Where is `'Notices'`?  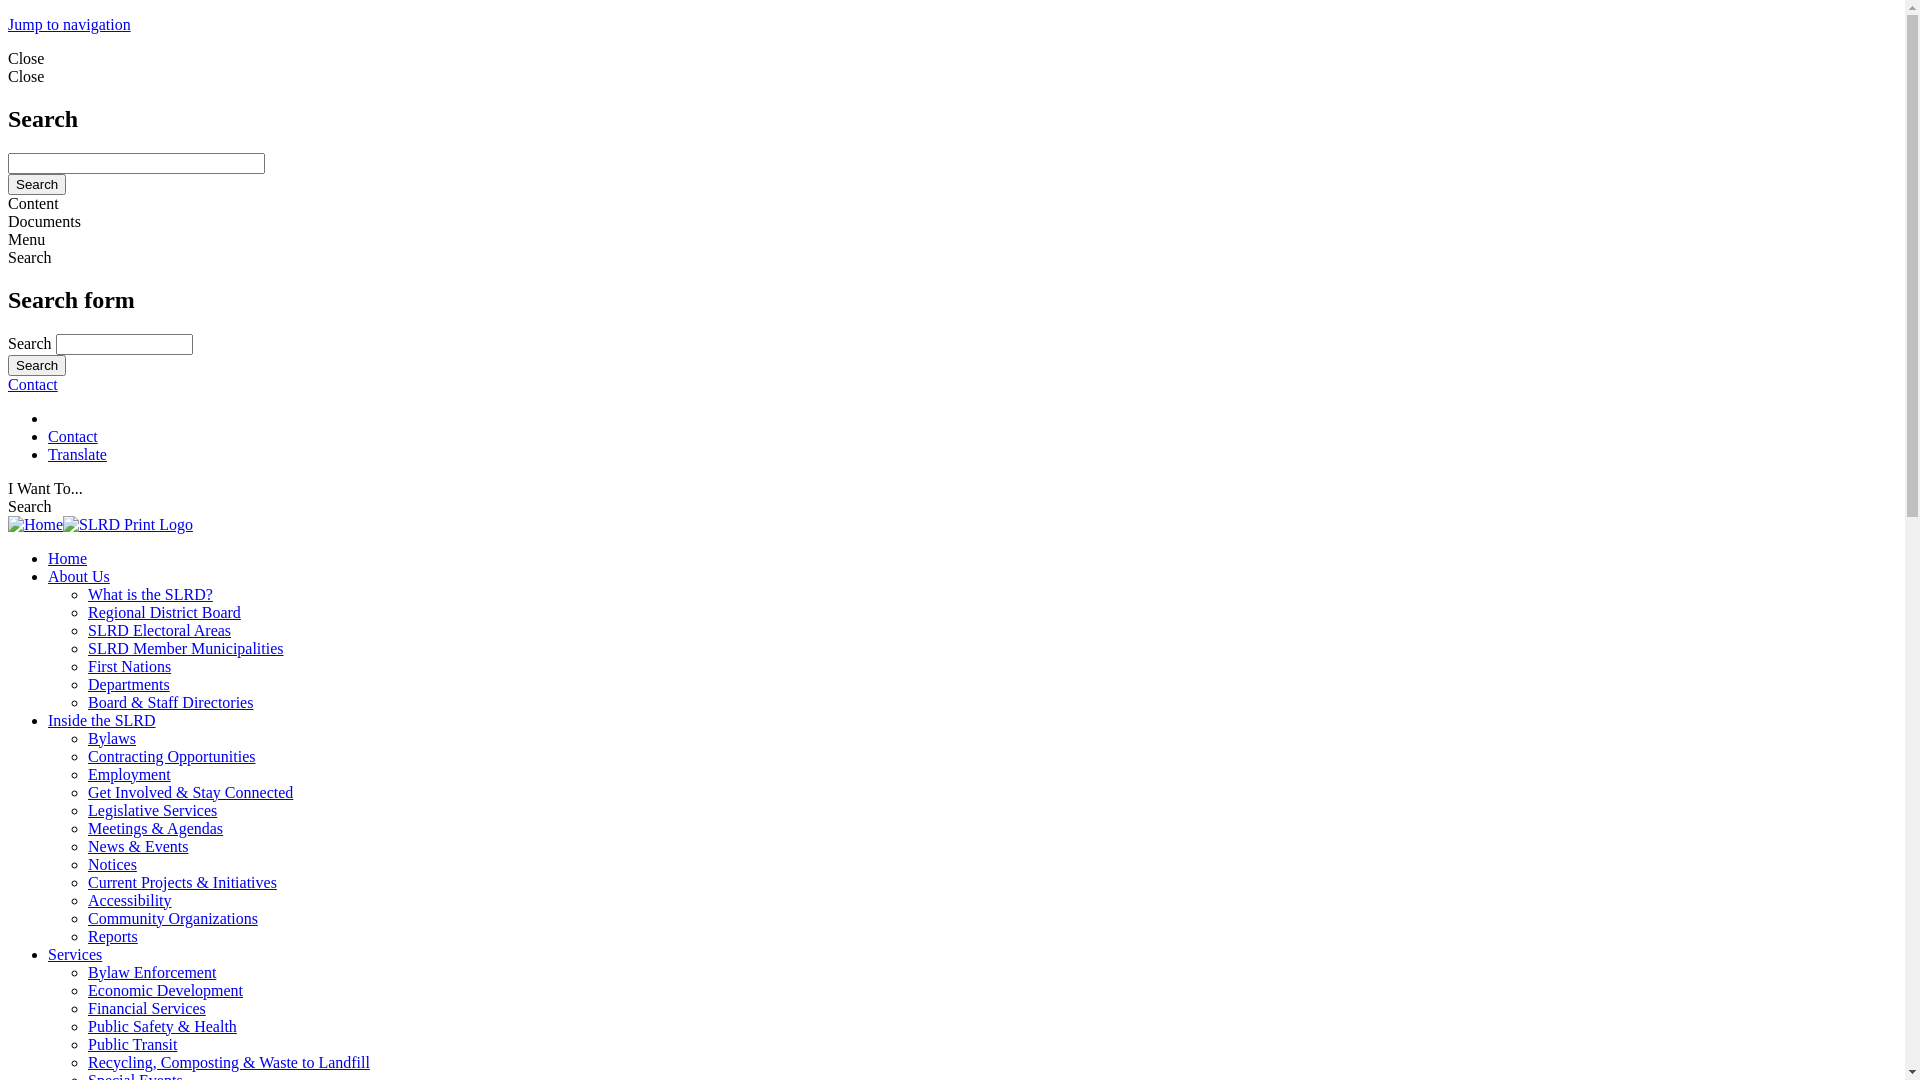 'Notices' is located at coordinates (111, 863).